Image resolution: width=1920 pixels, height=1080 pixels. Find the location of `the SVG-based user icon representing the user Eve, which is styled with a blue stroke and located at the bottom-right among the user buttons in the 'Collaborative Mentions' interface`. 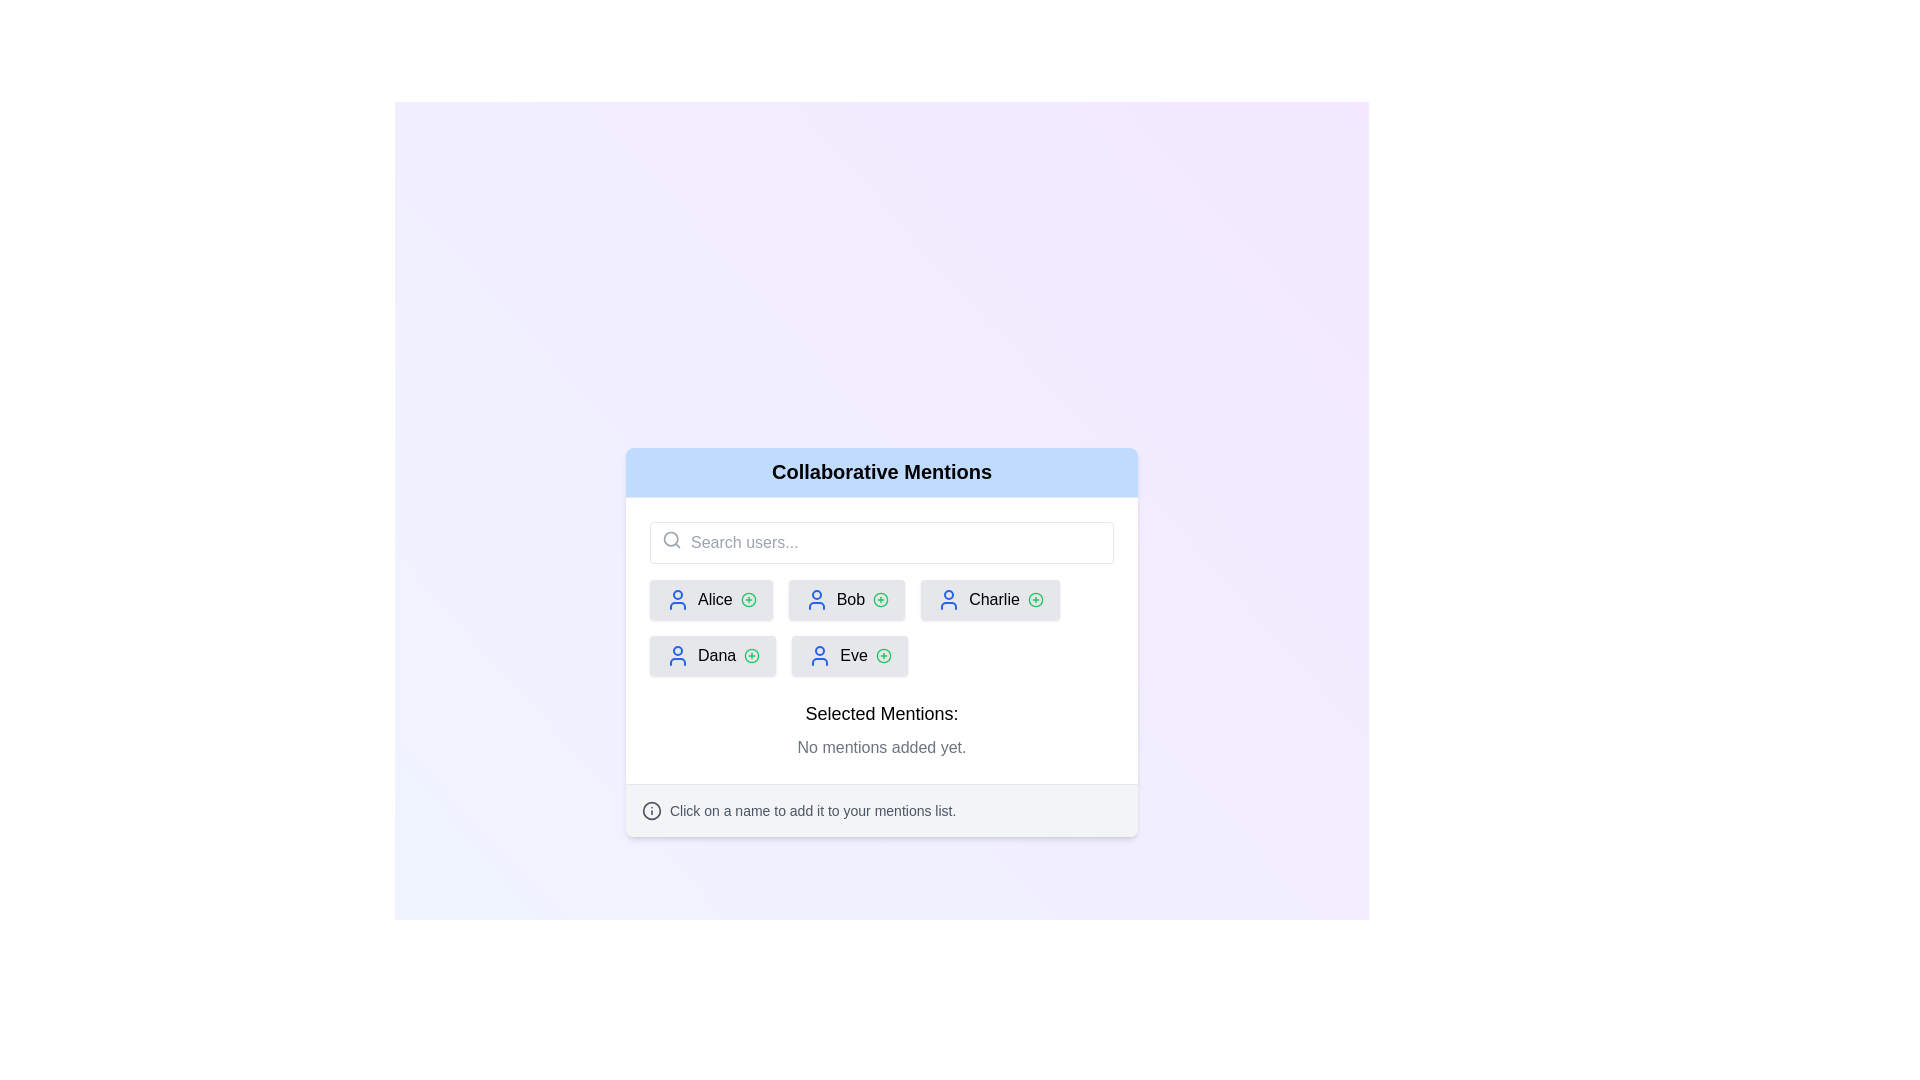

the SVG-based user icon representing the user Eve, which is styled with a blue stroke and located at the bottom-right among the user buttons in the 'Collaborative Mentions' interface is located at coordinates (820, 655).